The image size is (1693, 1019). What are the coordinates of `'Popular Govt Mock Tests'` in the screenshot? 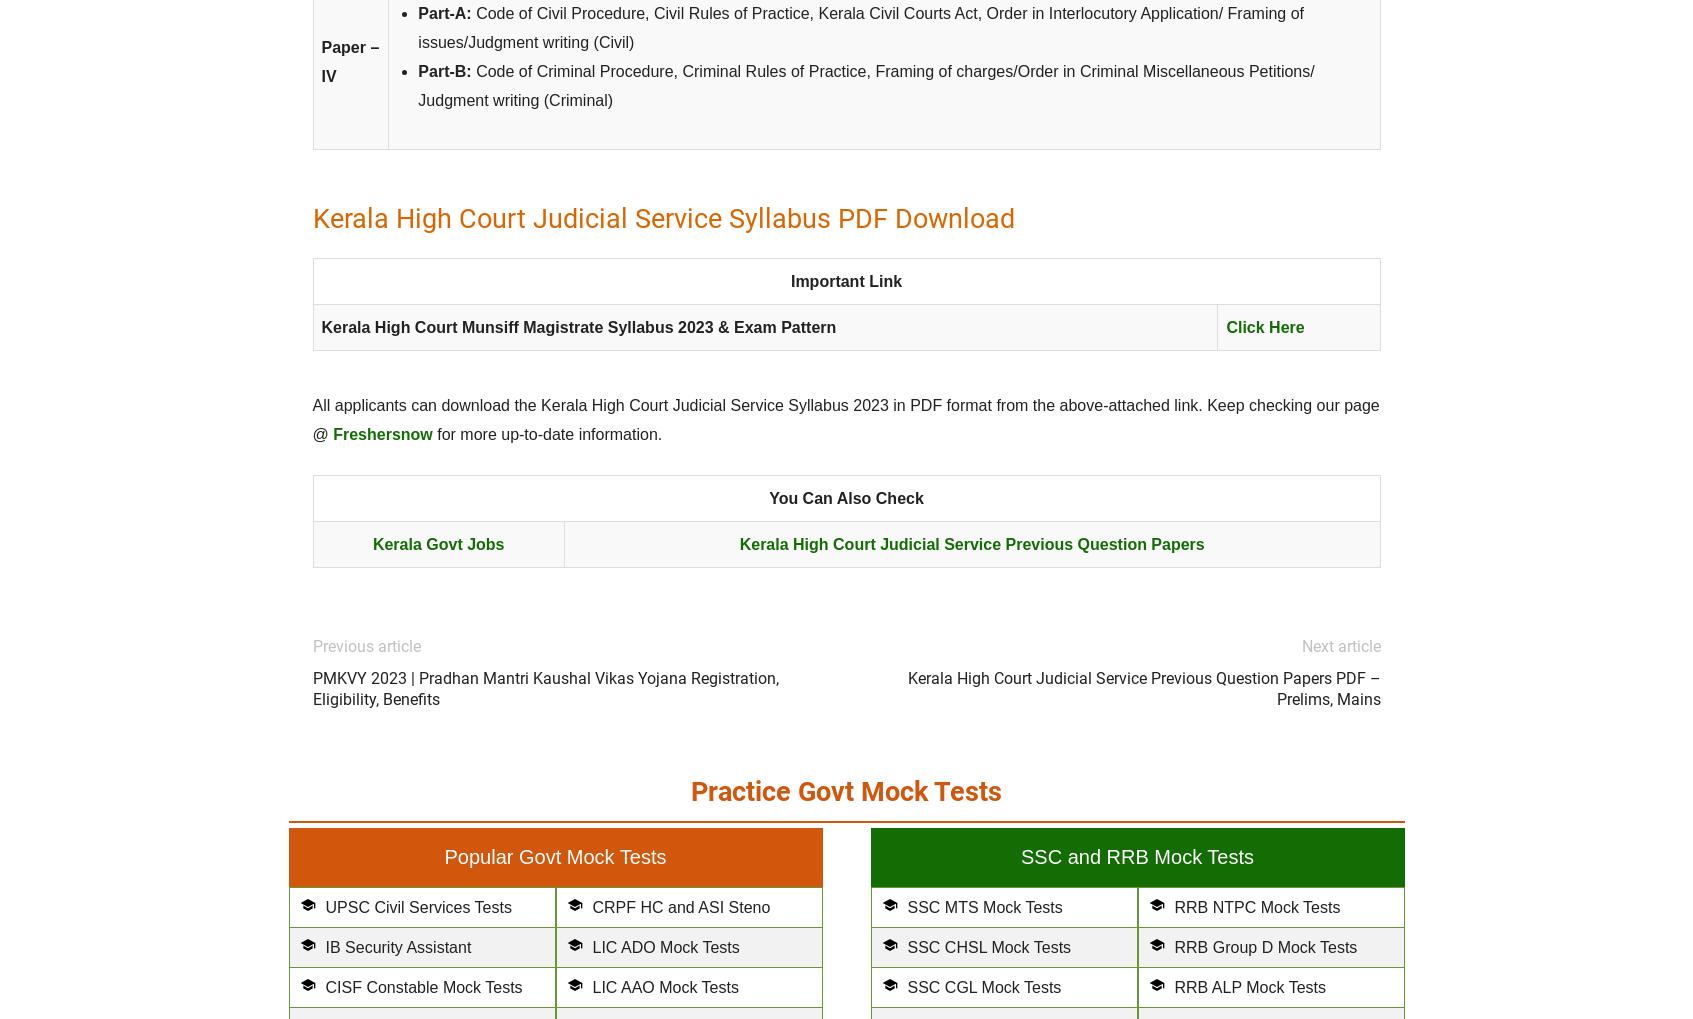 It's located at (553, 855).